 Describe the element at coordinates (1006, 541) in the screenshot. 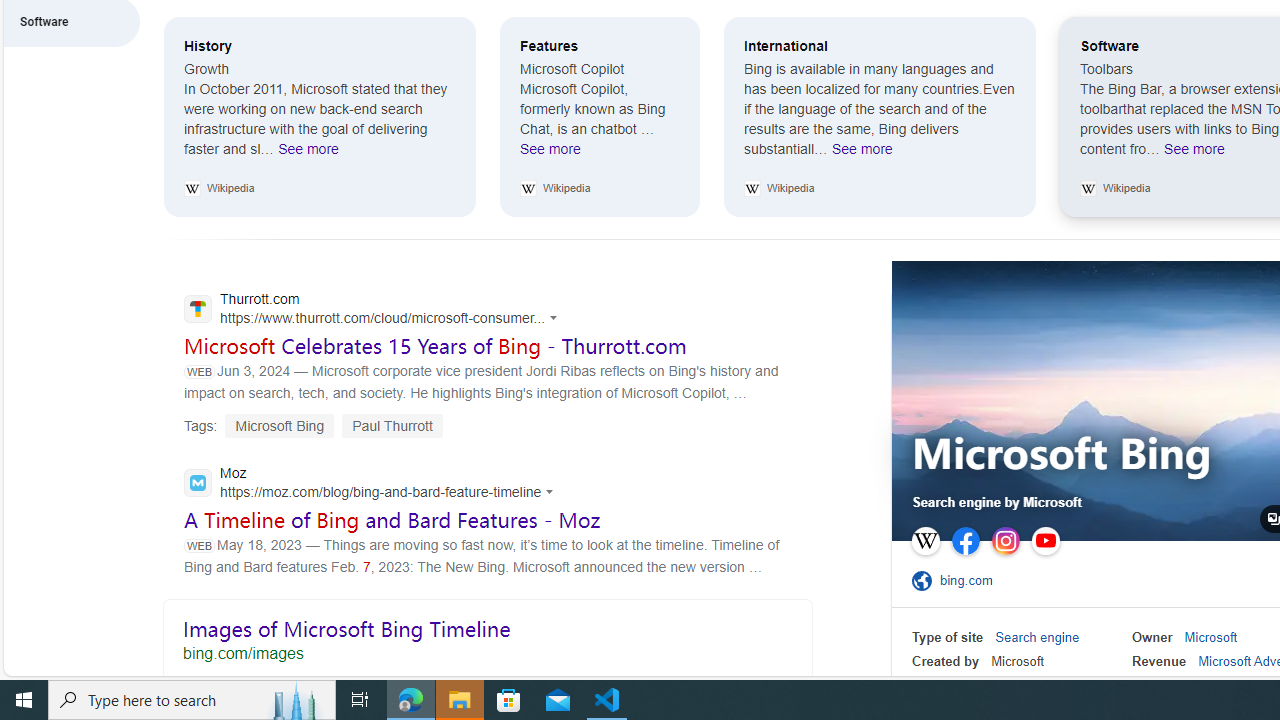

I see `'Instagram'` at that location.